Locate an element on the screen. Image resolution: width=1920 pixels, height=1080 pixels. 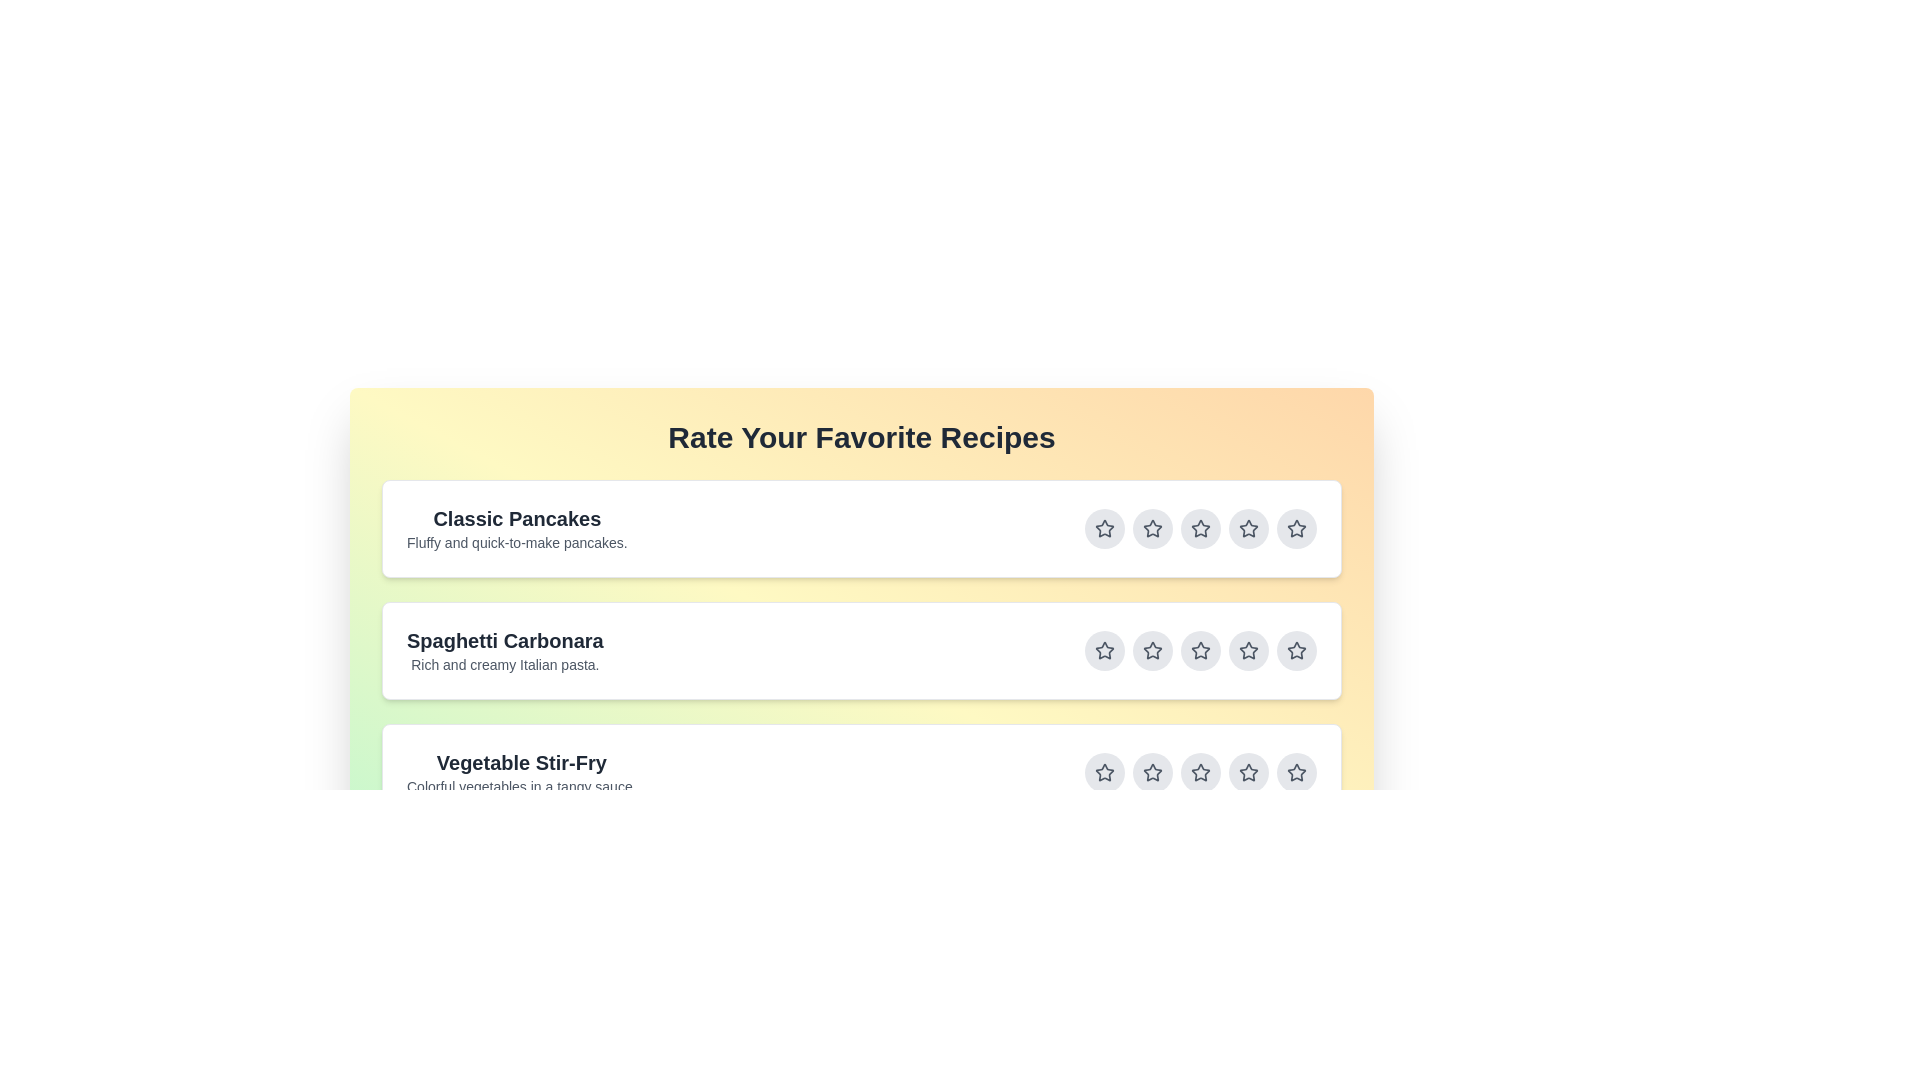
the star button for rating 4 of the recipe Vegetable Stir-Fry is located at coordinates (1247, 771).